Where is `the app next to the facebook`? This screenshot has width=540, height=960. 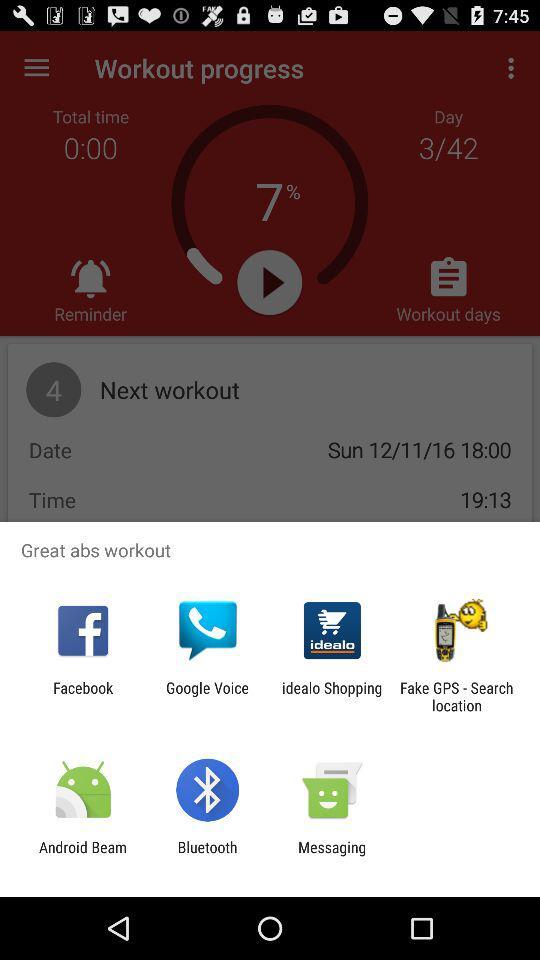 the app next to the facebook is located at coordinates (206, 696).